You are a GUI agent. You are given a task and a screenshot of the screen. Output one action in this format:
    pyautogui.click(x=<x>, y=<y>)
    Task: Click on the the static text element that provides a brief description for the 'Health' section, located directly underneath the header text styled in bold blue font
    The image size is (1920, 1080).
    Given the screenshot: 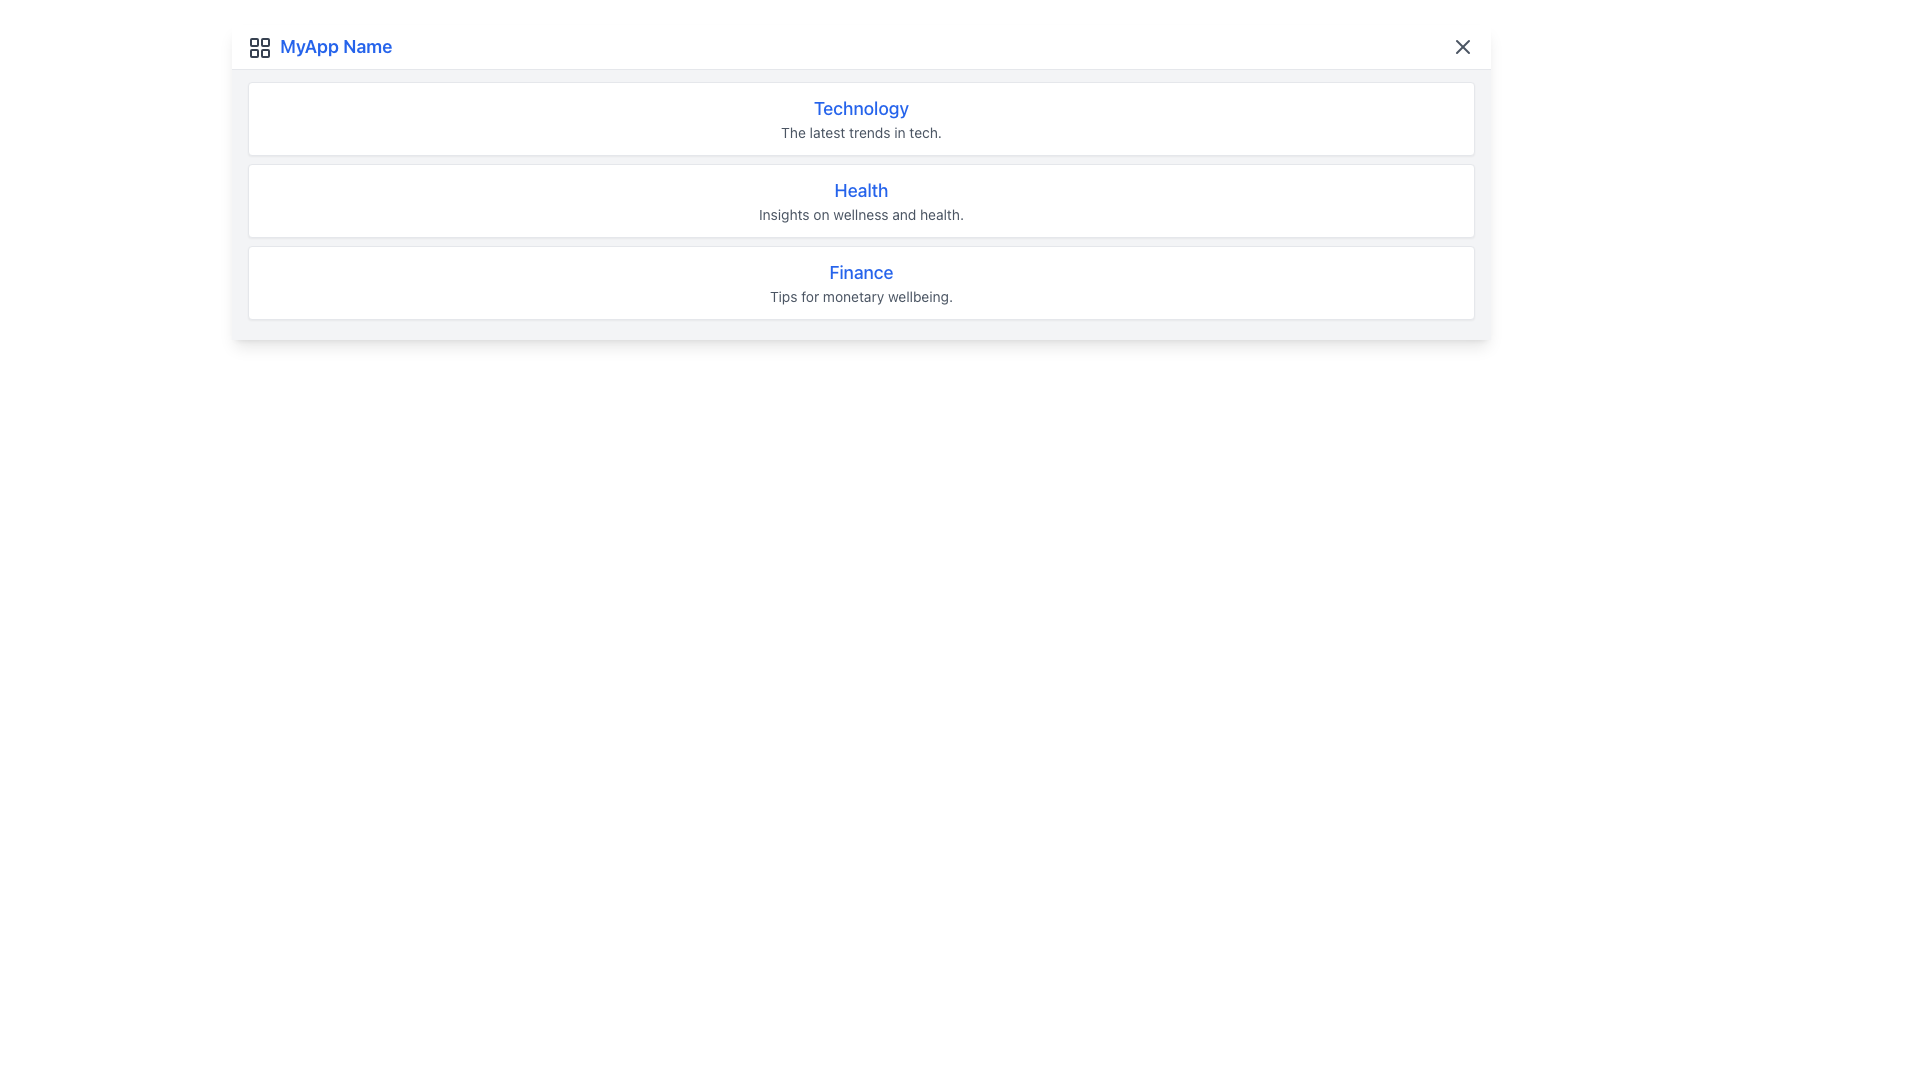 What is the action you would take?
    pyautogui.click(x=861, y=215)
    